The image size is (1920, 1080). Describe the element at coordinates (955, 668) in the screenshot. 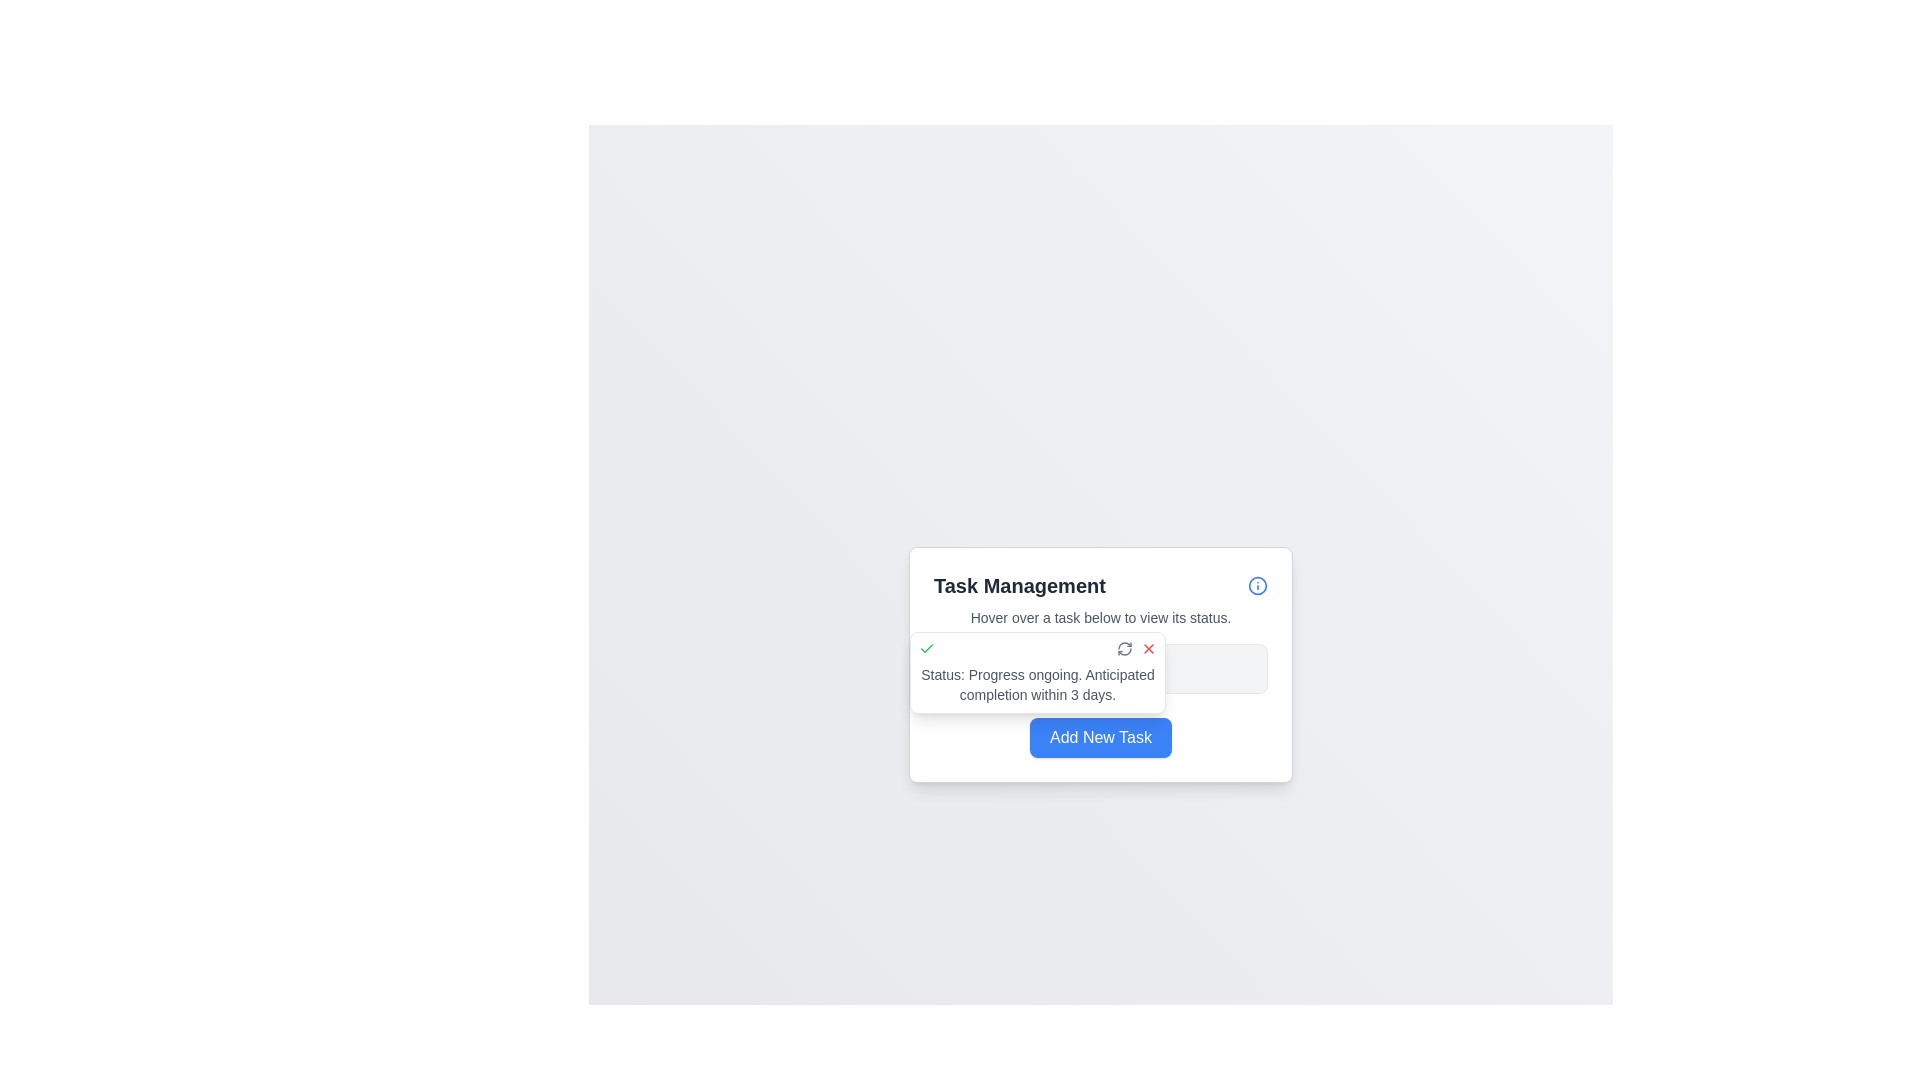

I see `the circular icon styled with yellow color and light stroke, representing an active status within the SVG component framework` at that location.